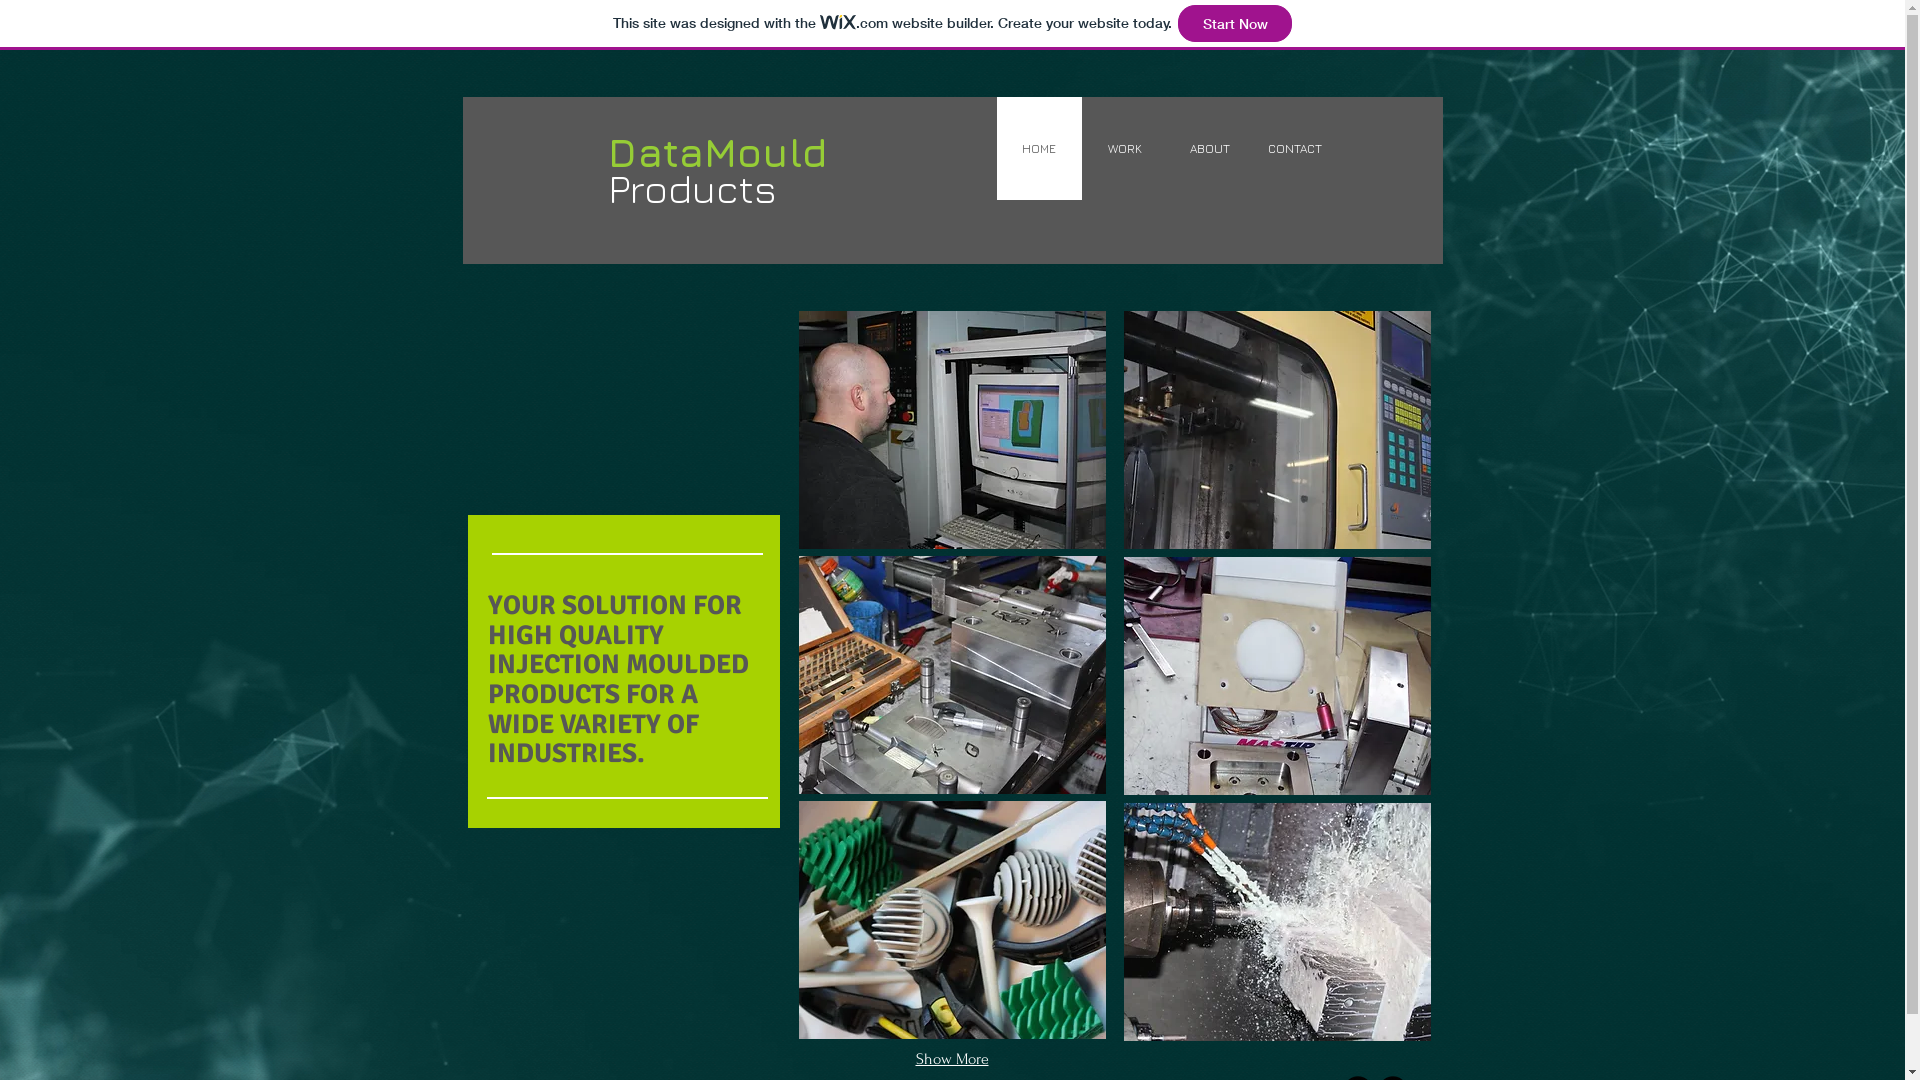 Image resolution: width=1920 pixels, height=1080 pixels. Describe the element at coordinates (1294, 147) in the screenshot. I see `'CONTACT'` at that location.